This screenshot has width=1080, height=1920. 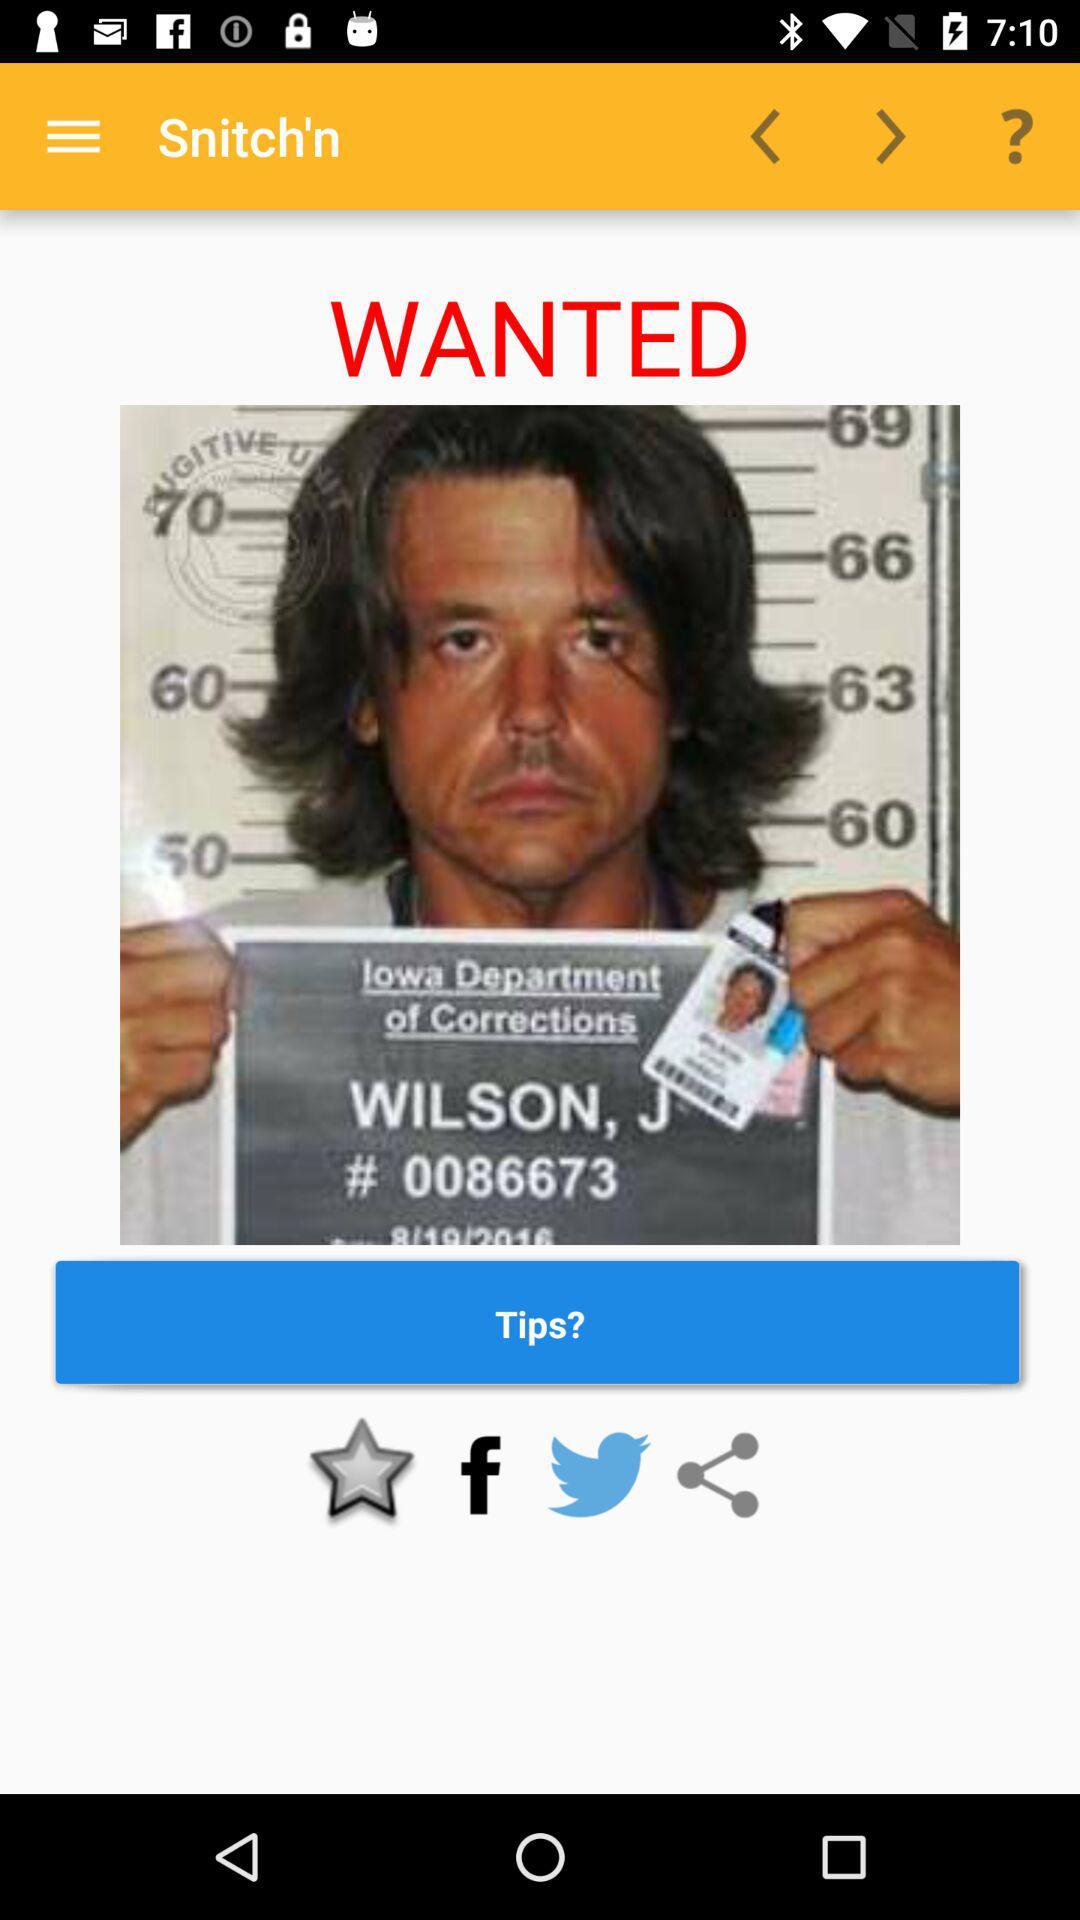 I want to click on share on twitter, so click(x=598, y=1475).